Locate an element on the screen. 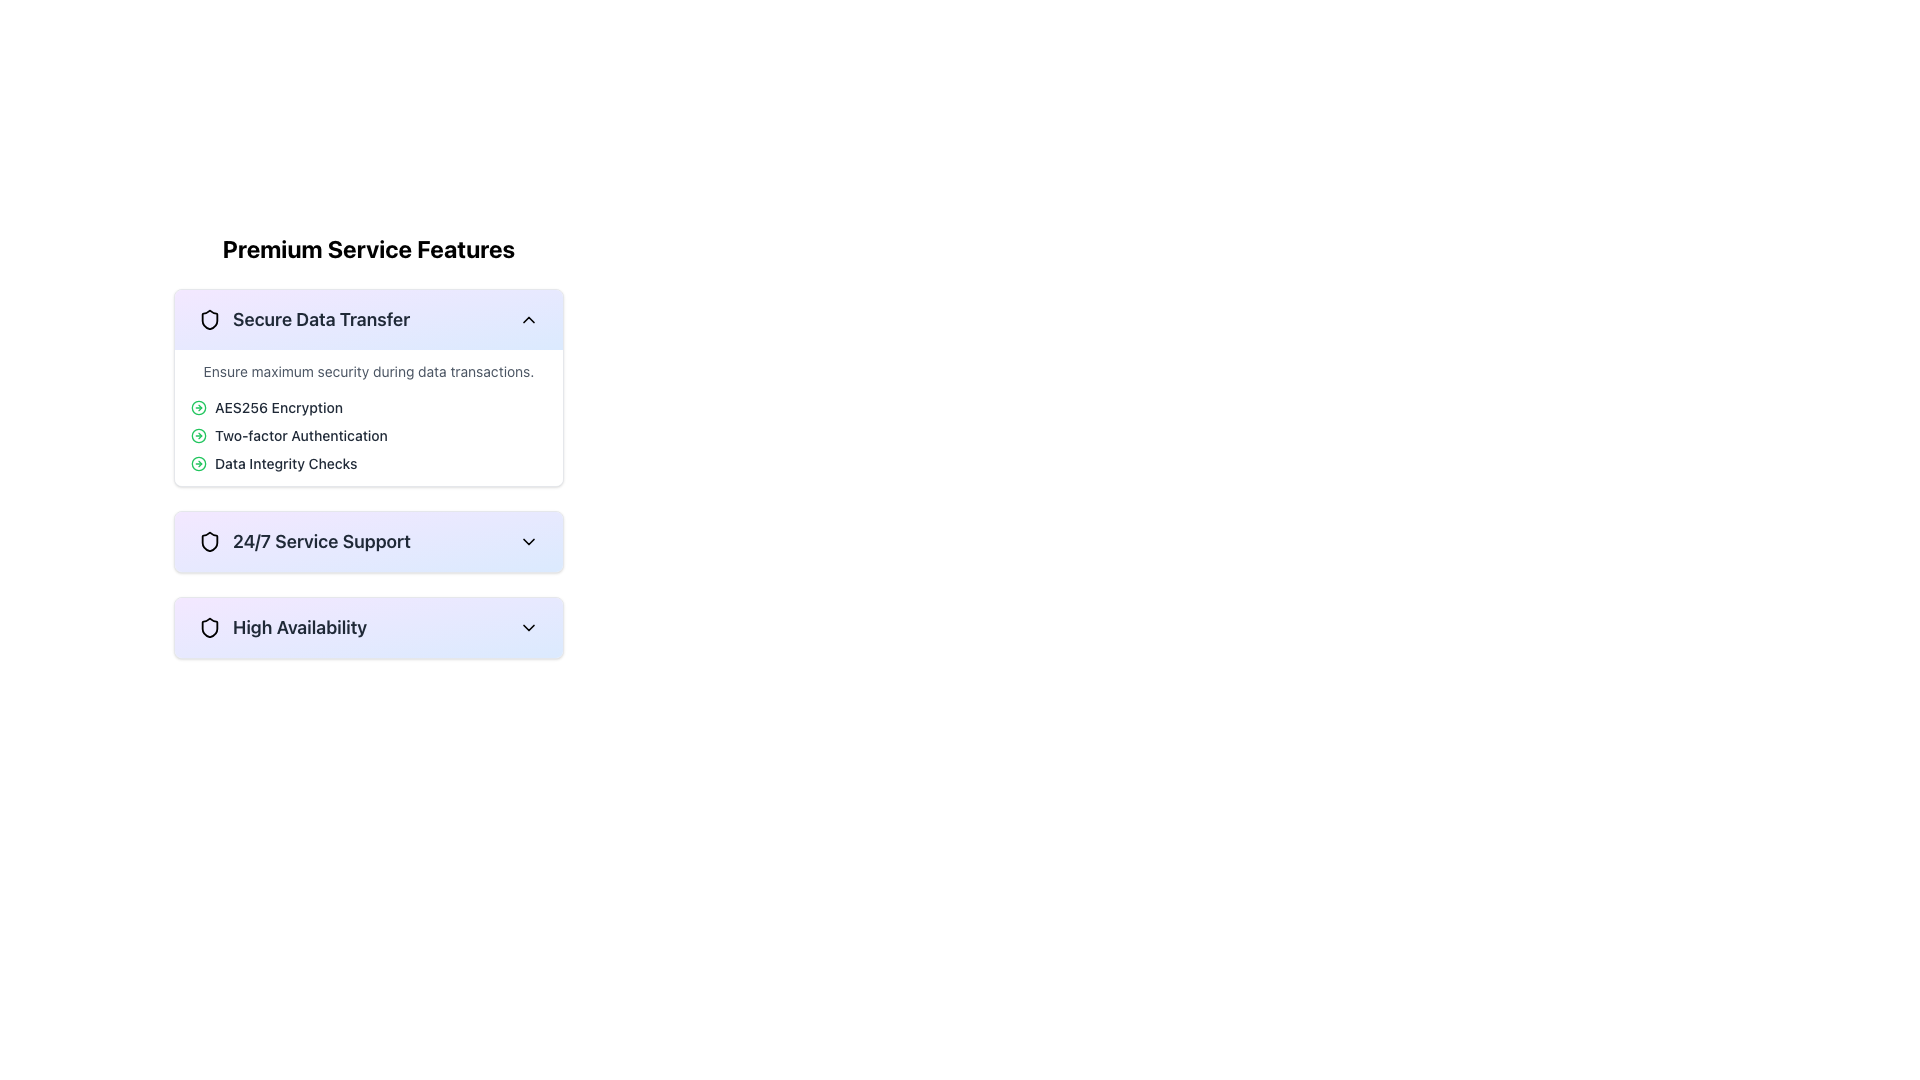 The width and height of the screenshot is (1920, 1080). the shield-like graphic icon located to the left of the 'Secure Data Transfer' heading is located at coordinates (210, 319).